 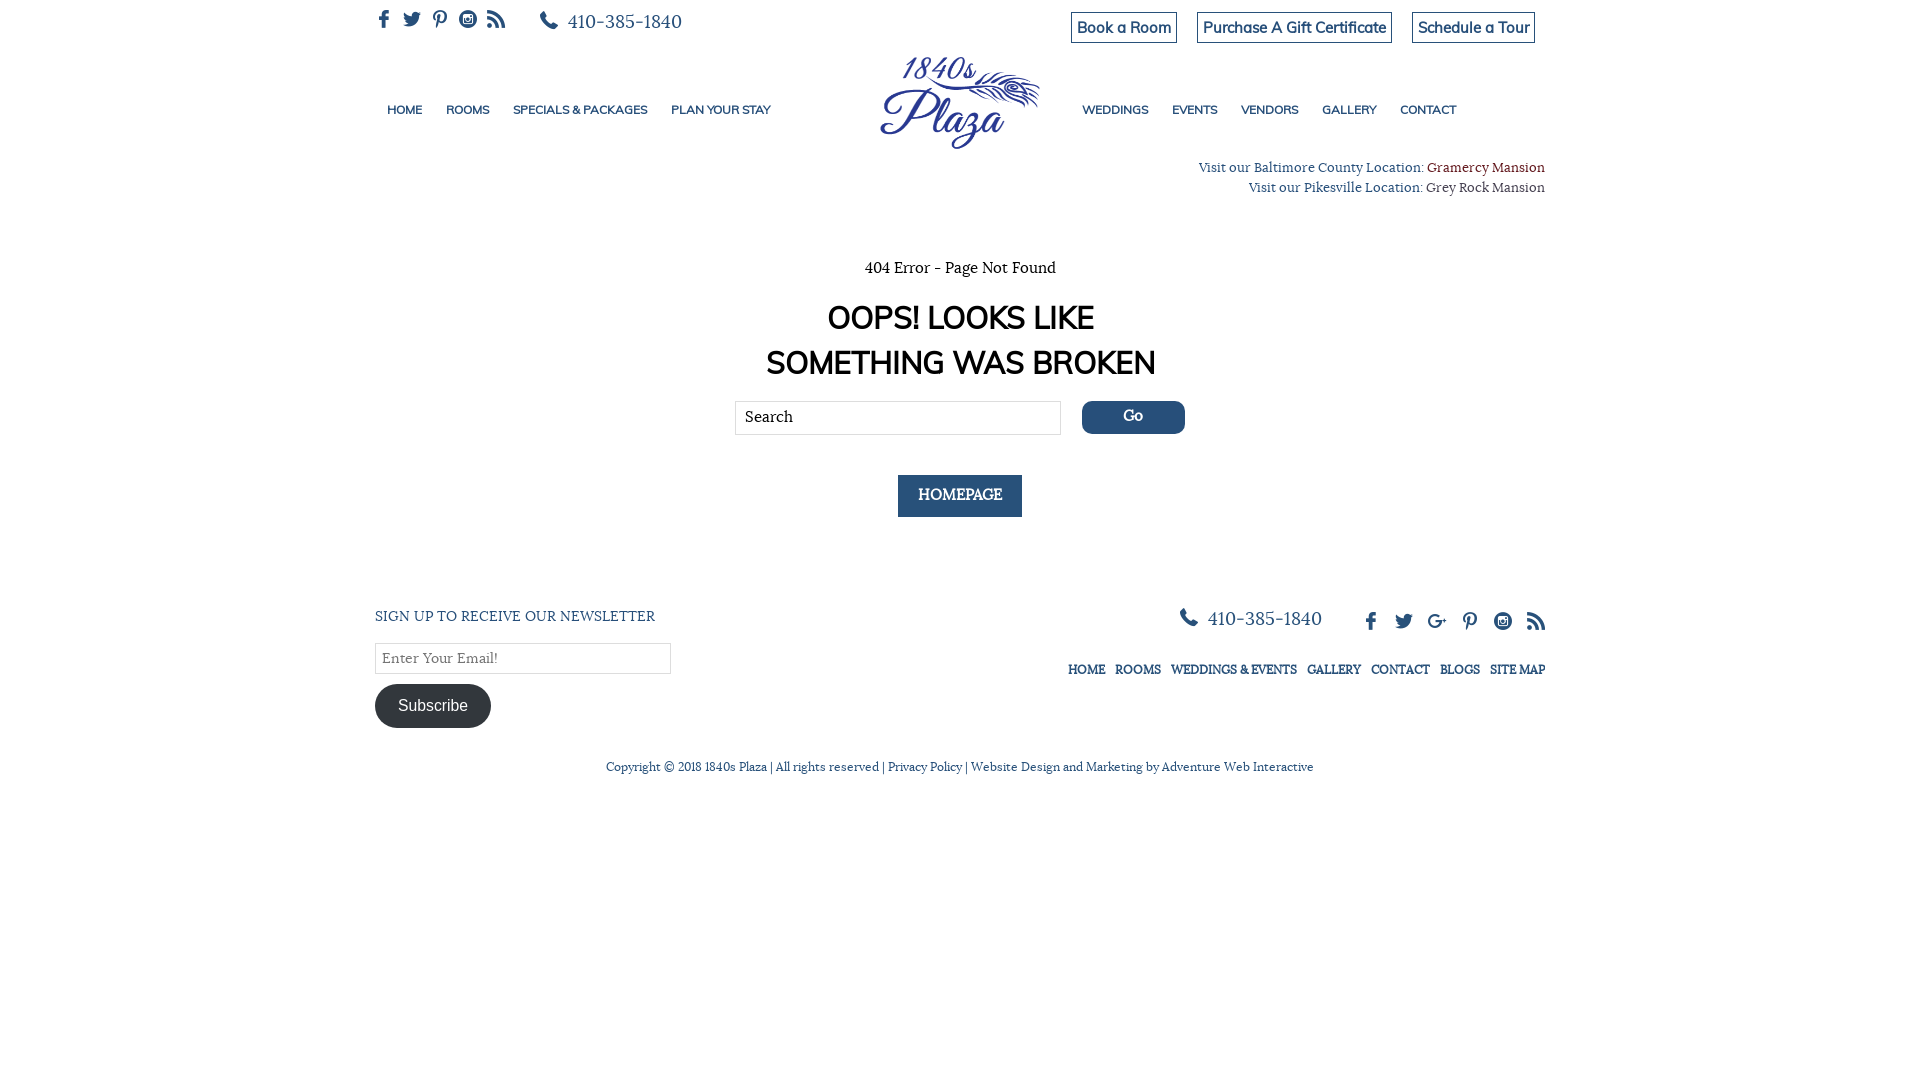 I want to click on 'WEDDINGS', so click(x=1113, y=110).